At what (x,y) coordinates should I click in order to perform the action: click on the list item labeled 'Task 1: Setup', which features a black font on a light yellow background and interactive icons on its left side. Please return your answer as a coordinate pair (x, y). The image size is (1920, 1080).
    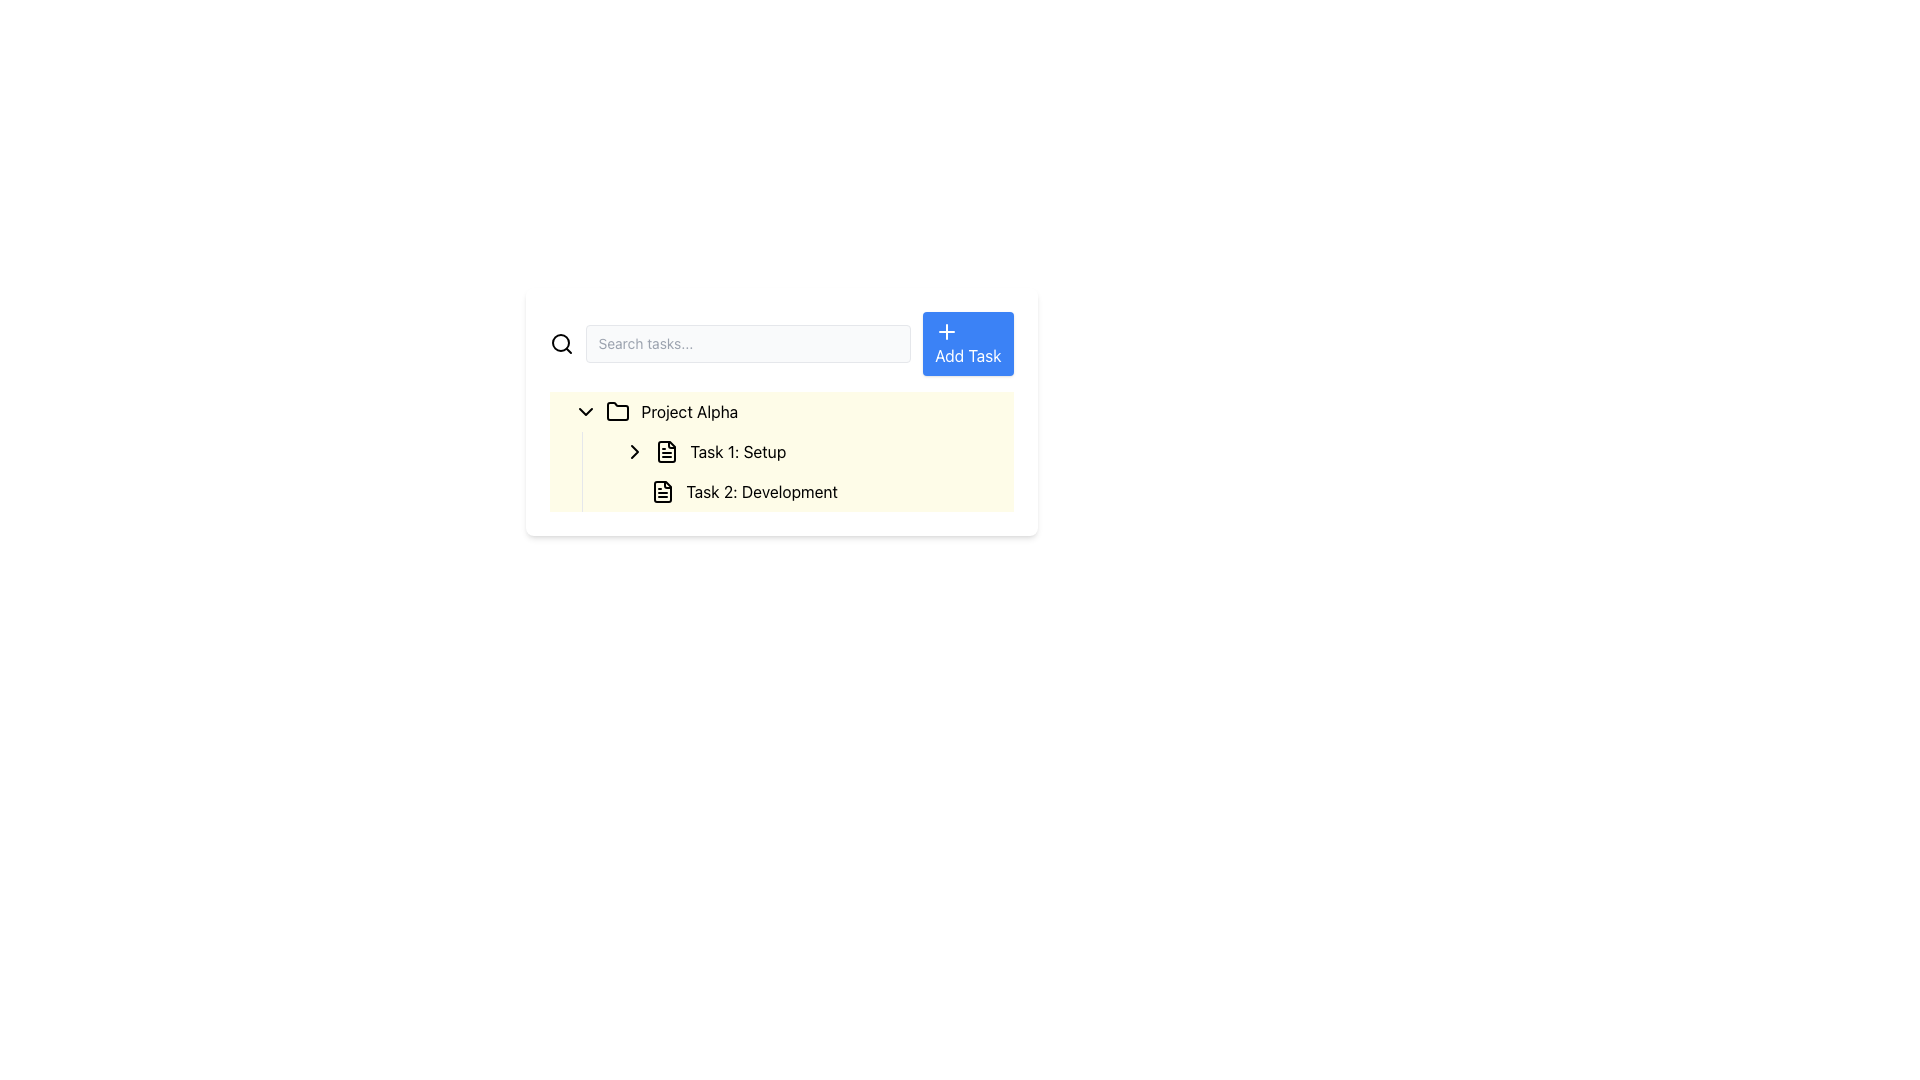
    Looking at the image, I should click on (806, 451).